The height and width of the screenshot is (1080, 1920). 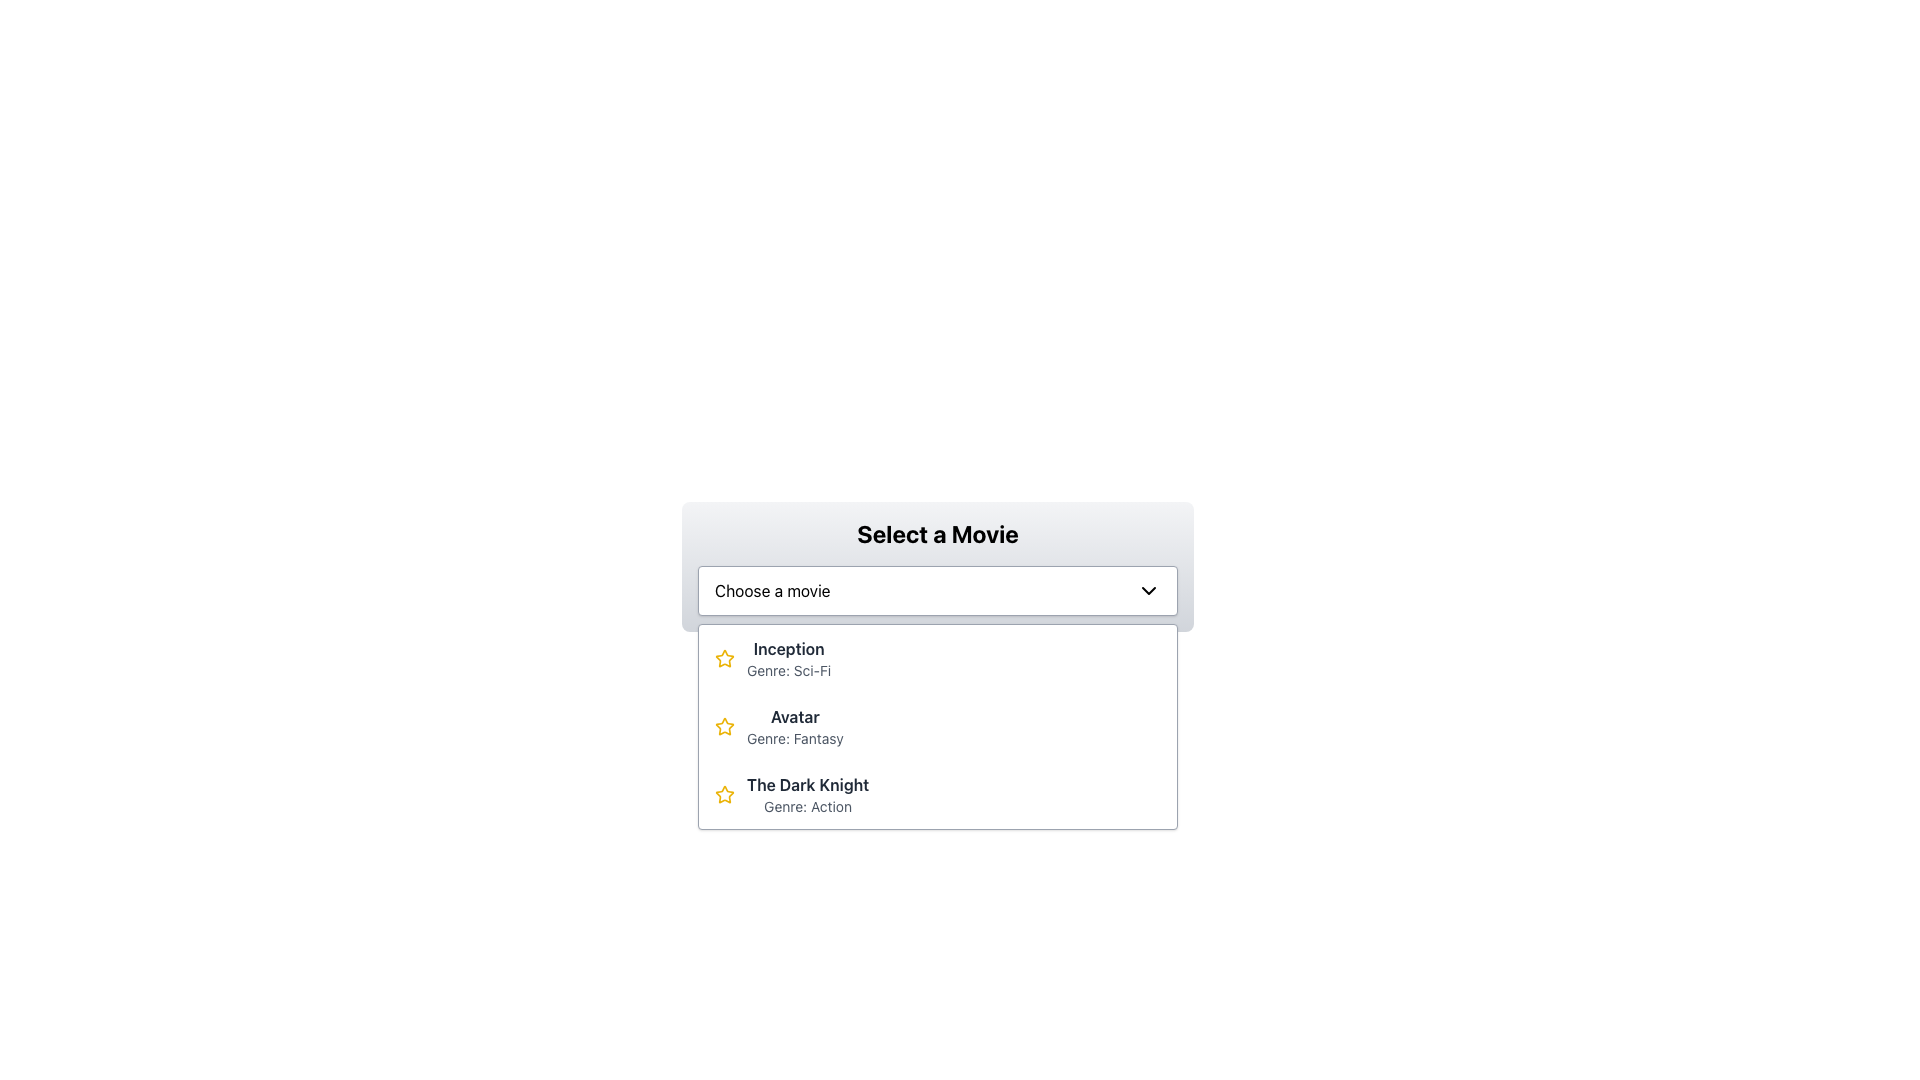 I want to click on the third list item in the dropdown menu representing the movie 'The Dark Knight', so click(x=936, y=793).